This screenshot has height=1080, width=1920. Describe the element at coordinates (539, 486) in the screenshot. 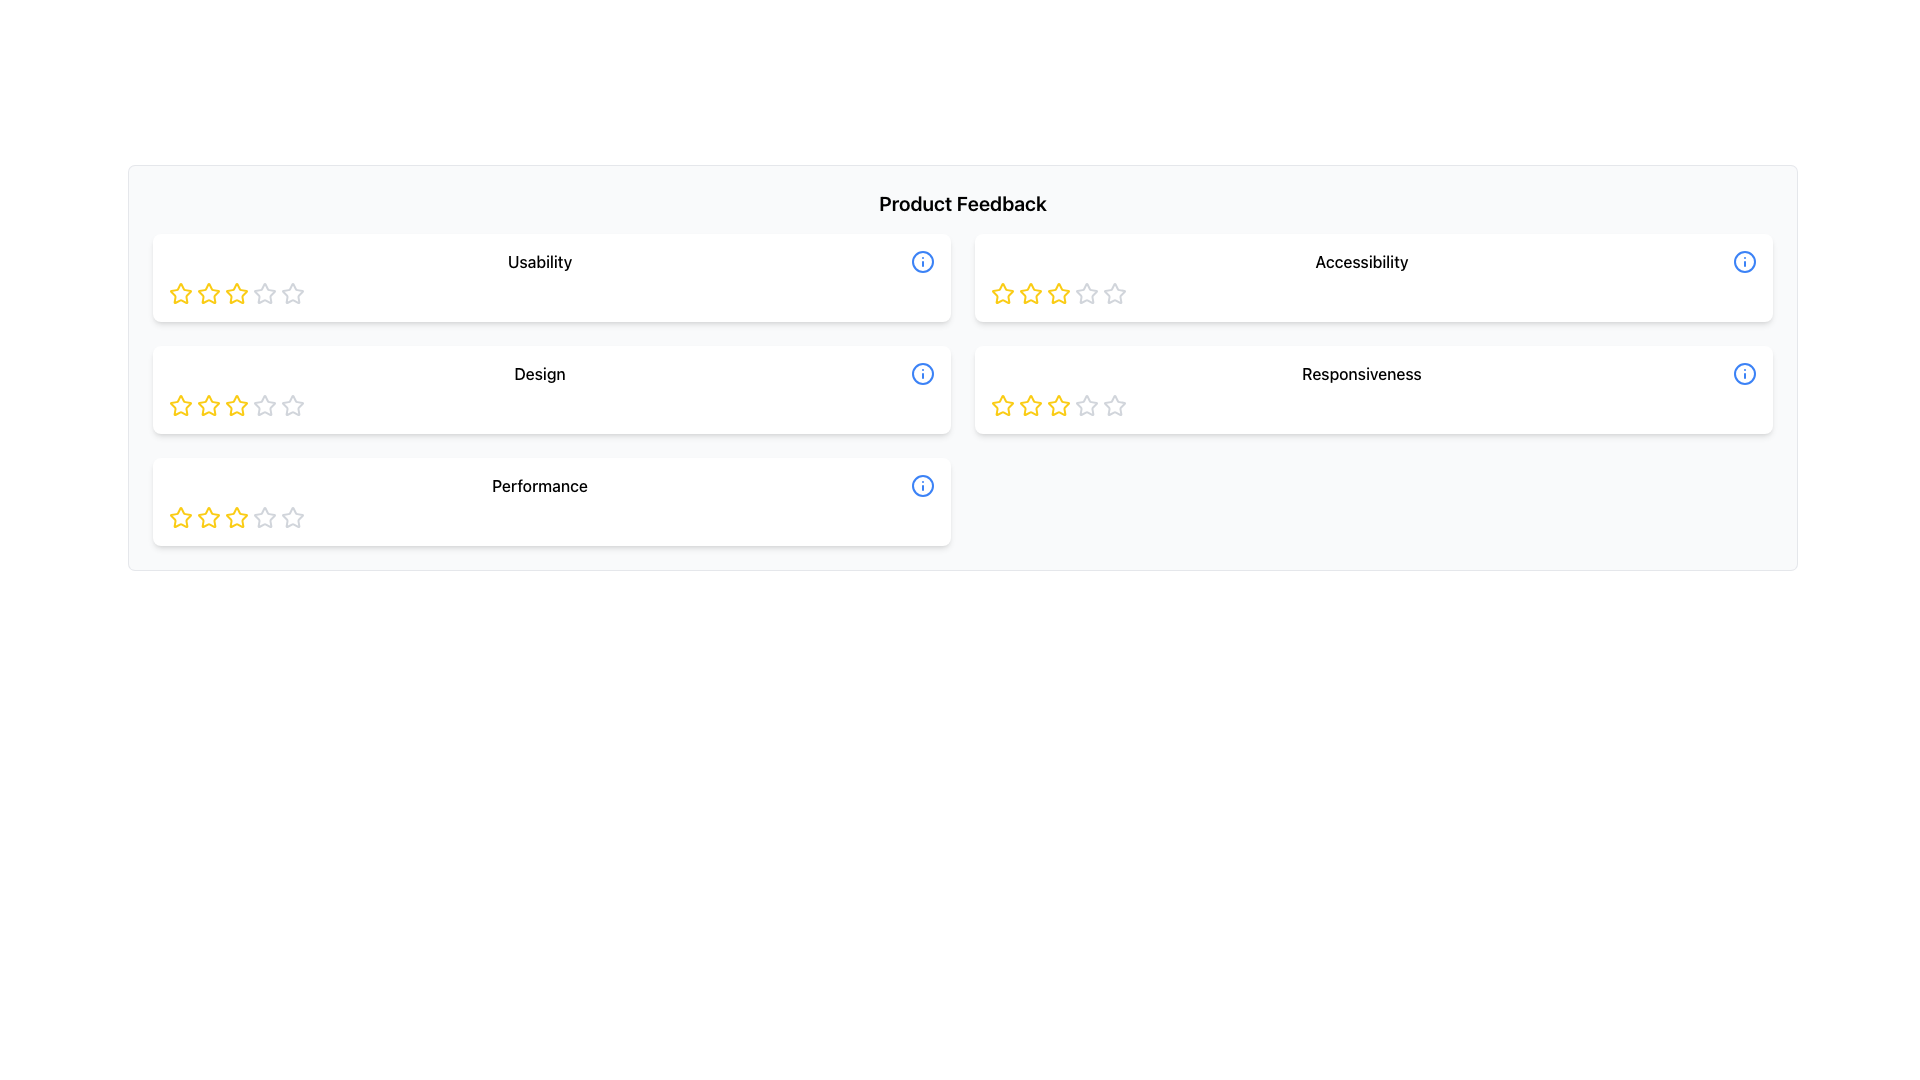

I see `the static text label displaying 'Performance', located in the third feedback panel under the 'Design' section on the left column` at that location.